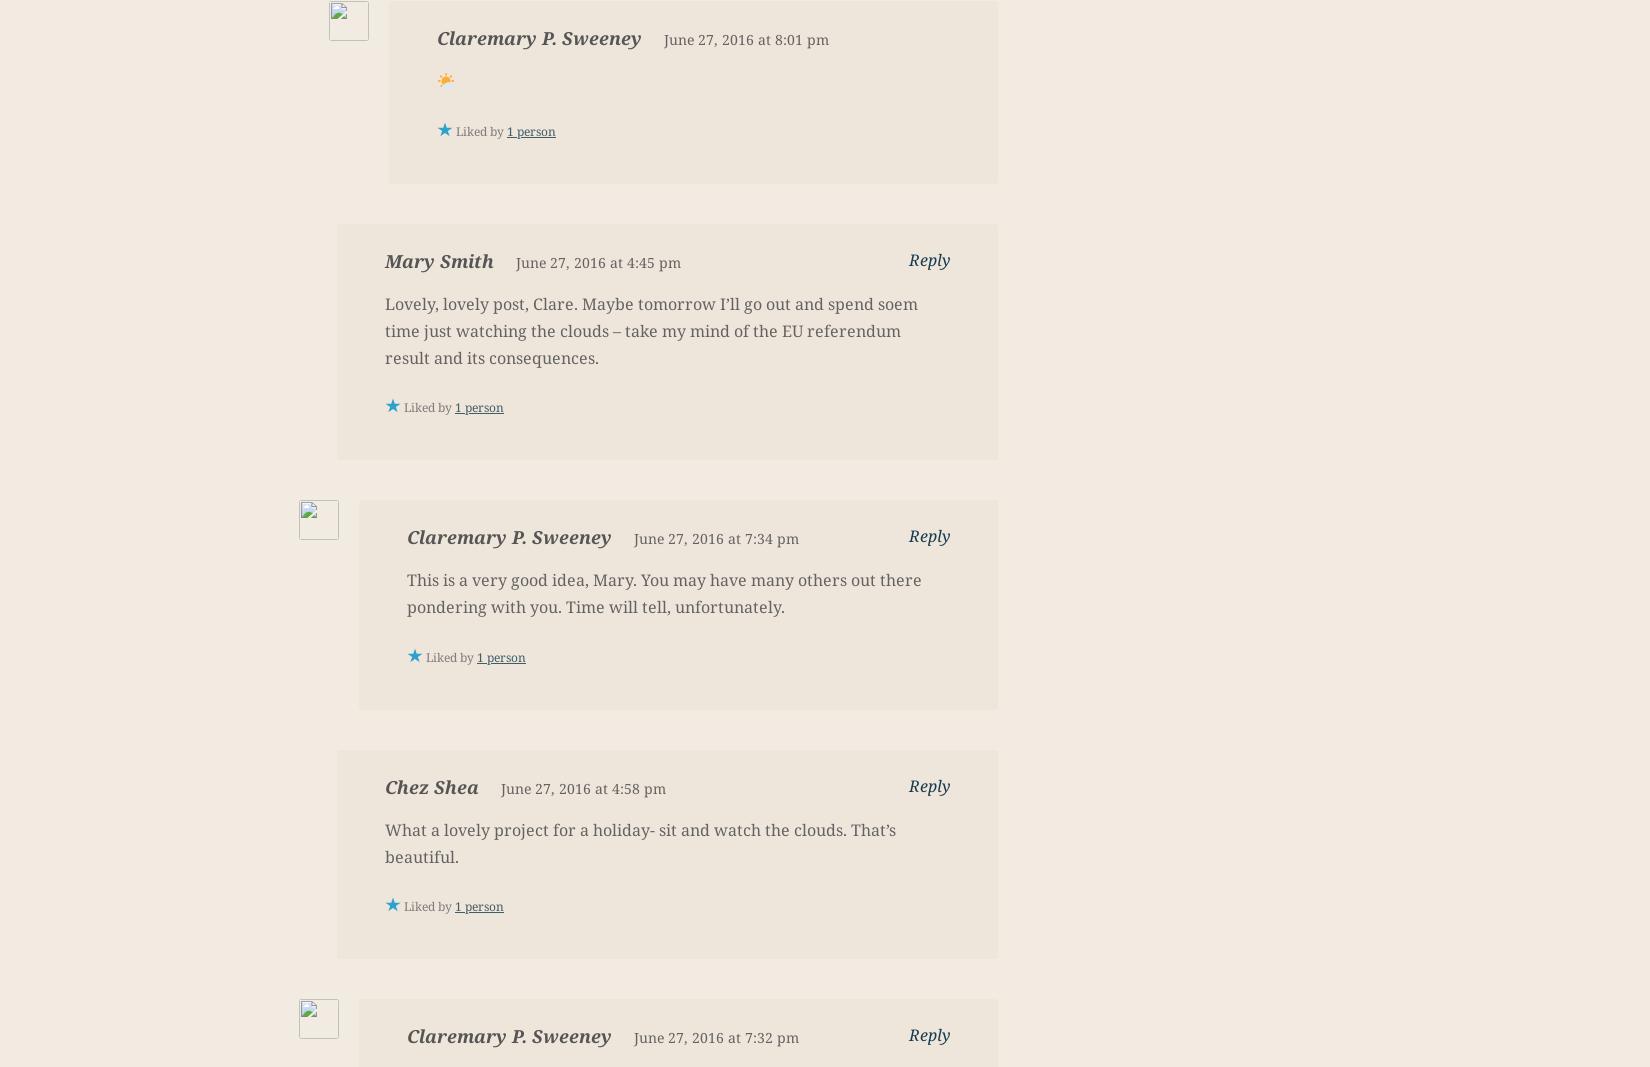 This screenshot has width=1650, height=1067. Describe the element at coordinates (639, 841) in the screenshot. I see `'What a lovely project for a holiday- sit and watch the clouds. That’s beautiful.'` at that location.